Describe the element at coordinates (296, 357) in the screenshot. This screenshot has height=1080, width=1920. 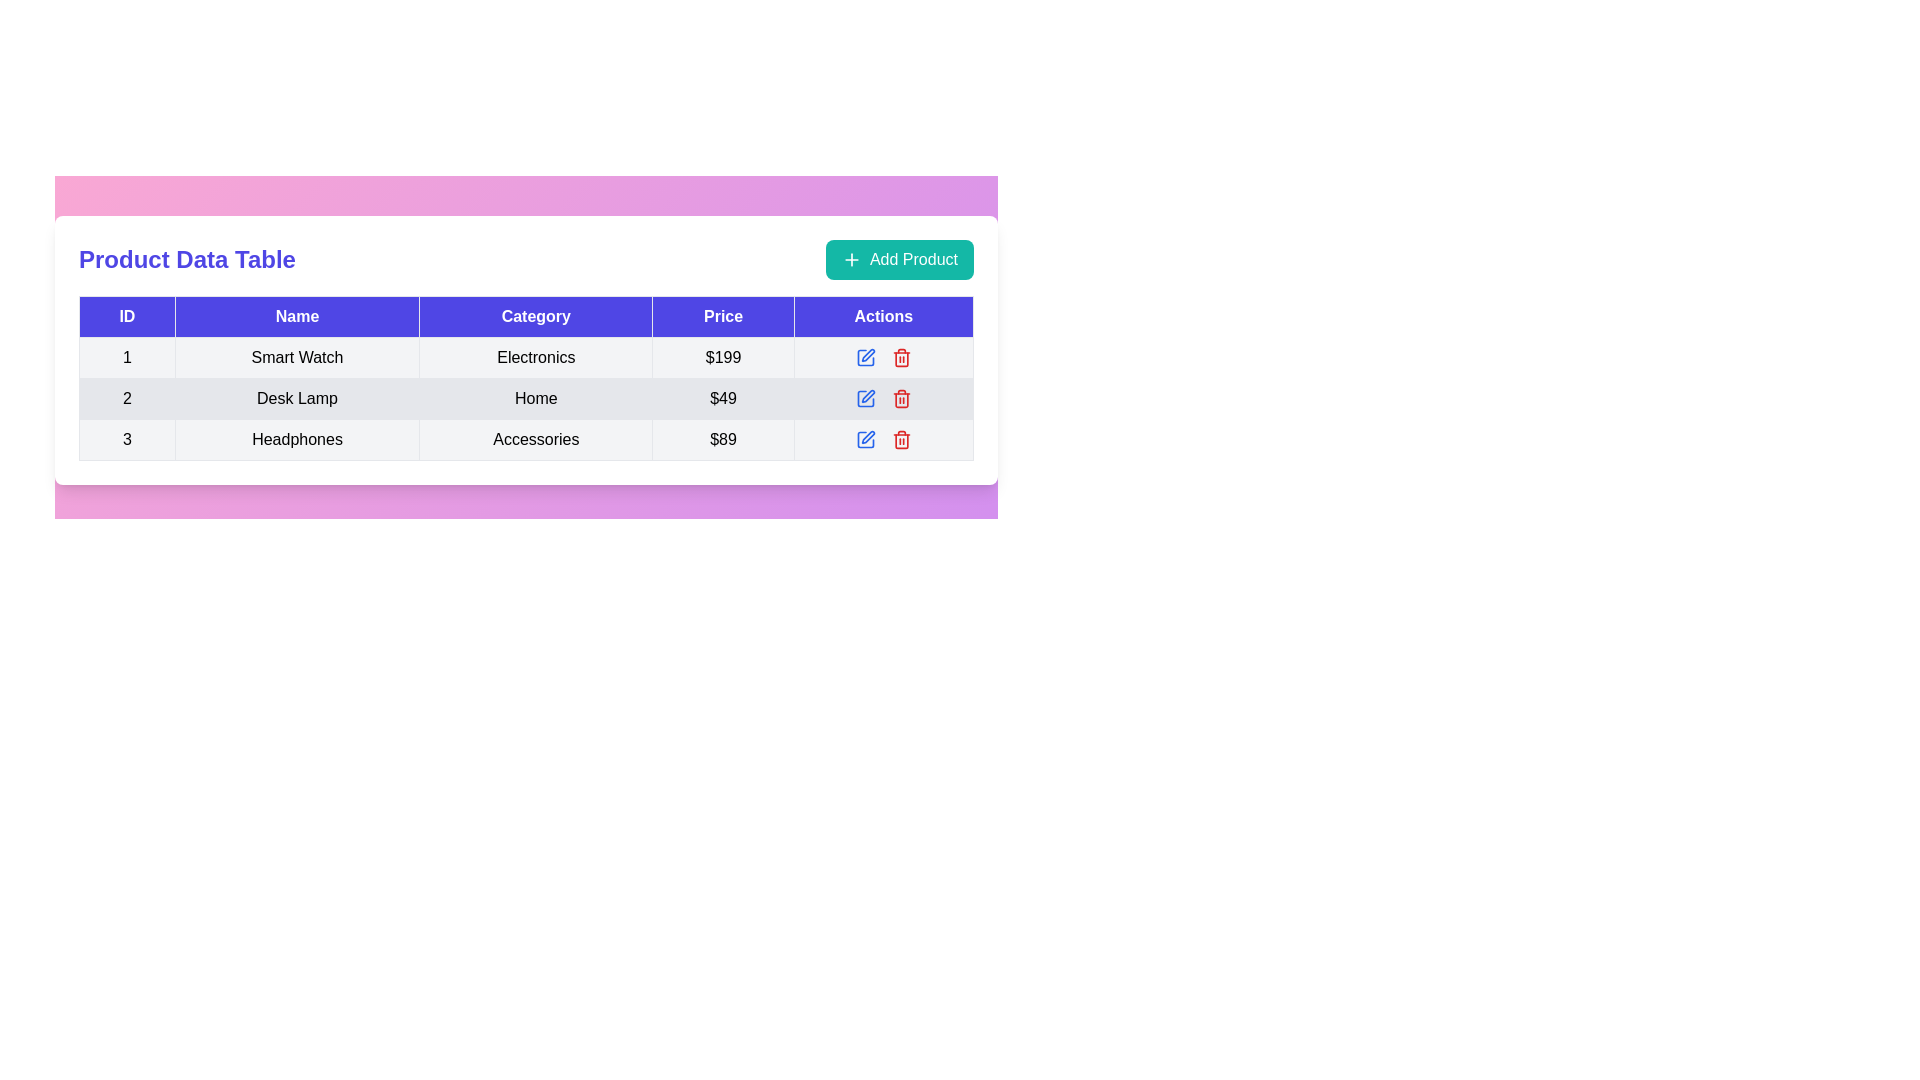
I see `text 'Smart Watch' from the table cell located in the second column of the first row, which has a grayish background` at that location.